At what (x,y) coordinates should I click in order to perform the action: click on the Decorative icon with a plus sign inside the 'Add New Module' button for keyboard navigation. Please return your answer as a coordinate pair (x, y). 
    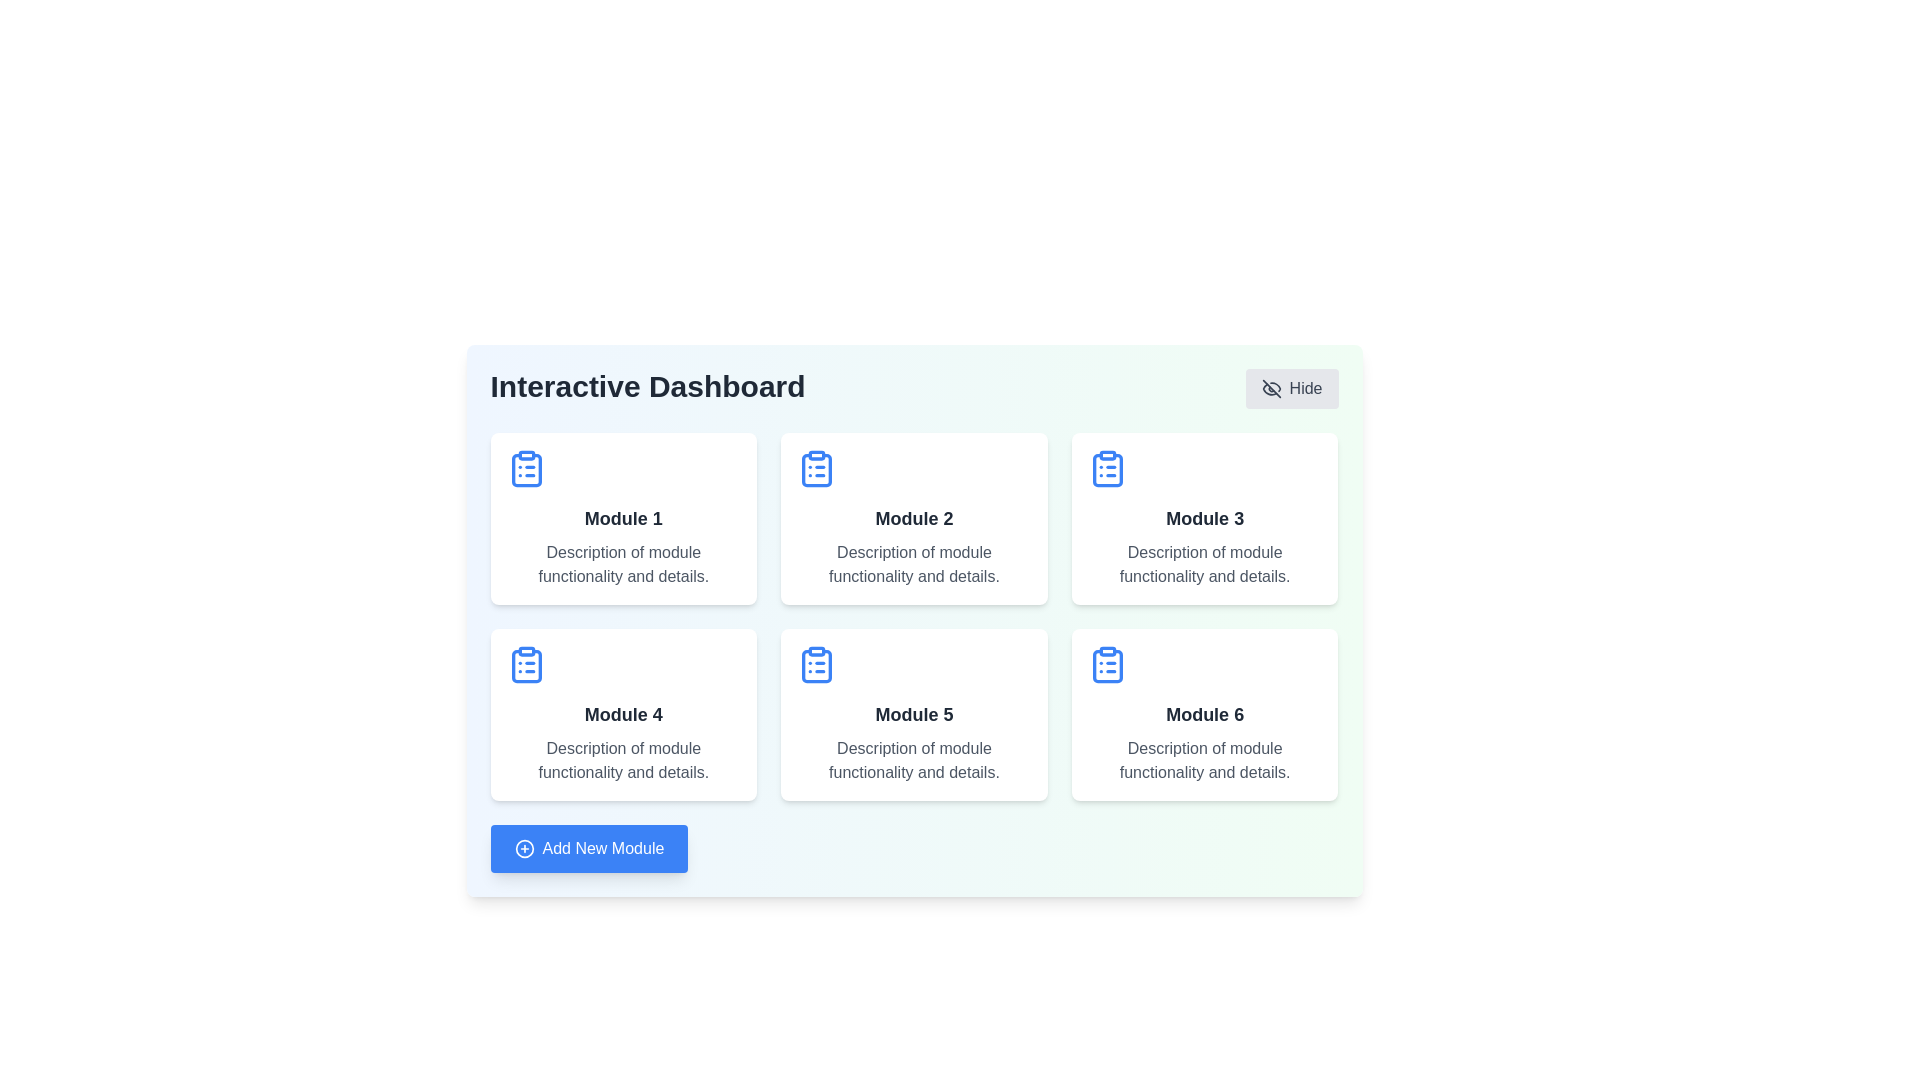
    Looking at the image, I should click on (524, 848).